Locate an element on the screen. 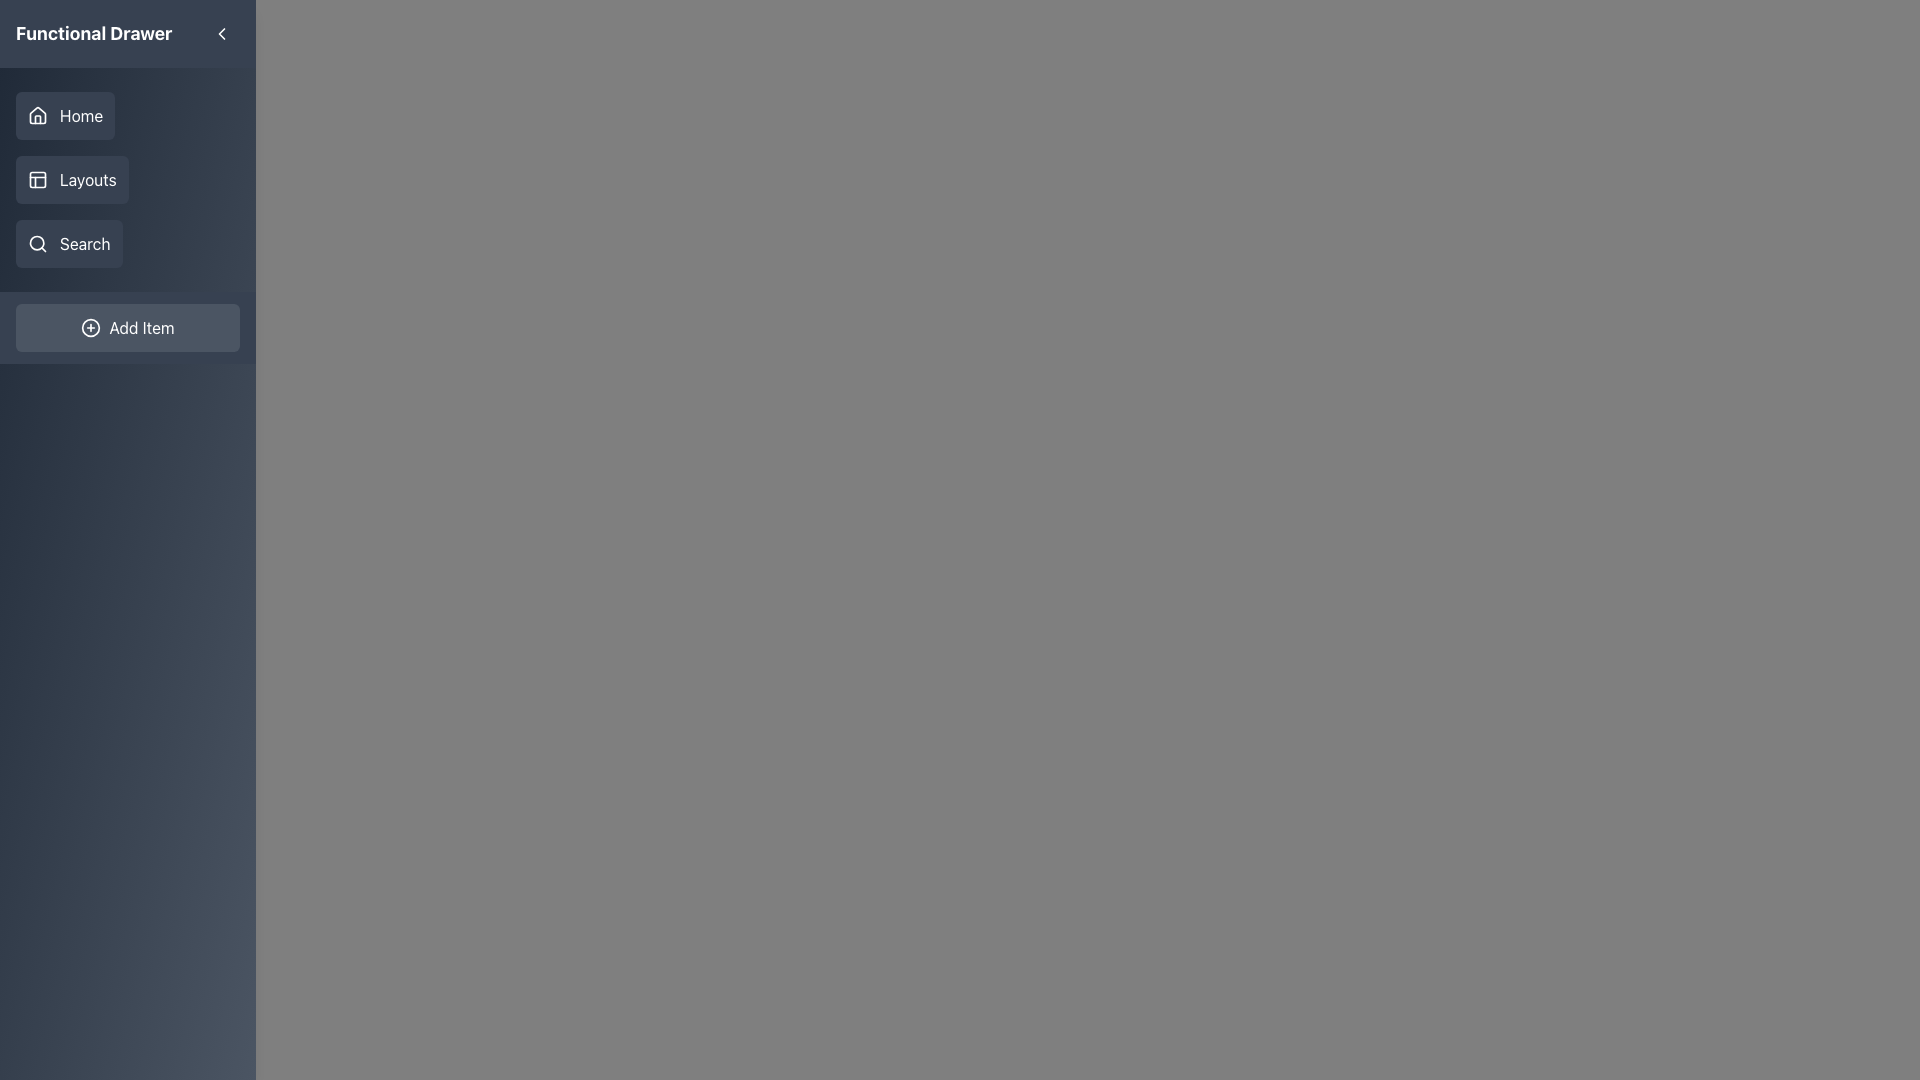  the left-chevron arrow at the top-left corner of the sidebar is located at coordinates (221, 34).